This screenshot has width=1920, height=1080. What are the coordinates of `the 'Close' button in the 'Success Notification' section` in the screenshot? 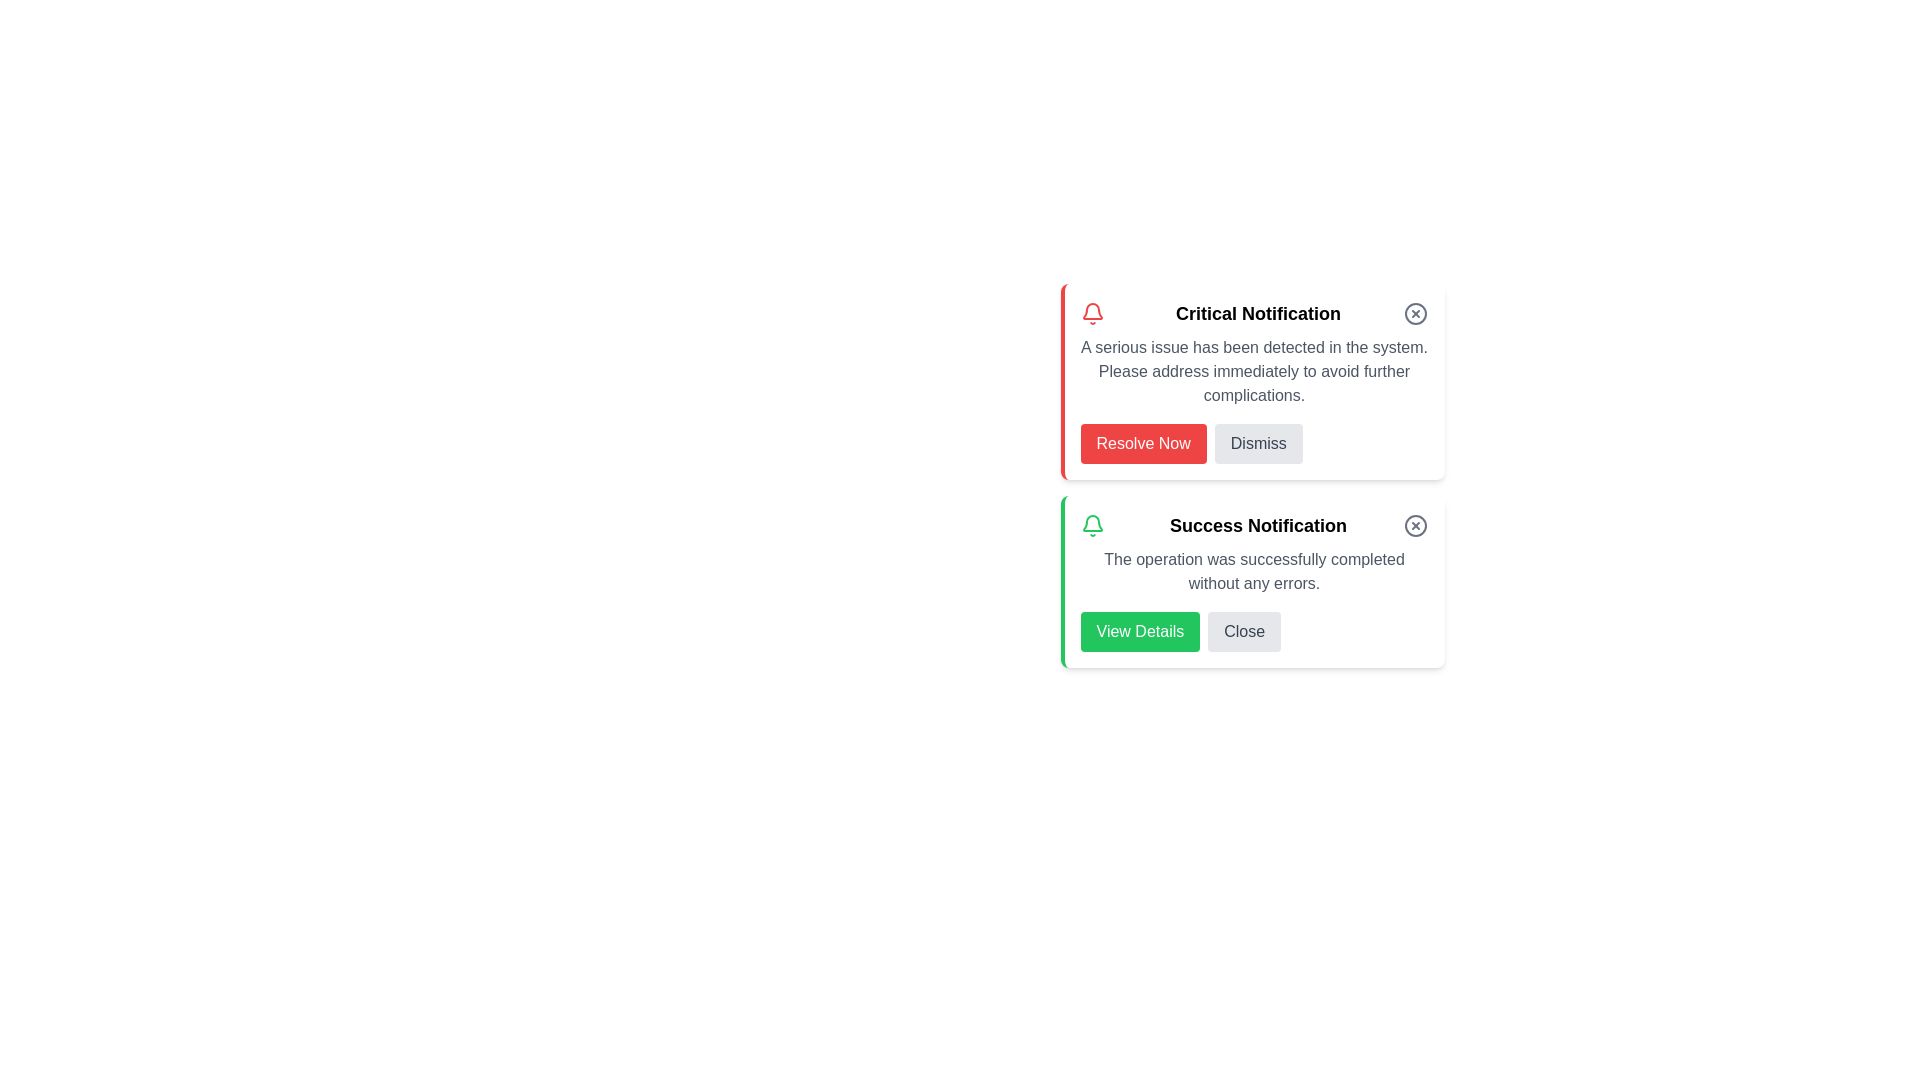 It's located at (1243, 632).